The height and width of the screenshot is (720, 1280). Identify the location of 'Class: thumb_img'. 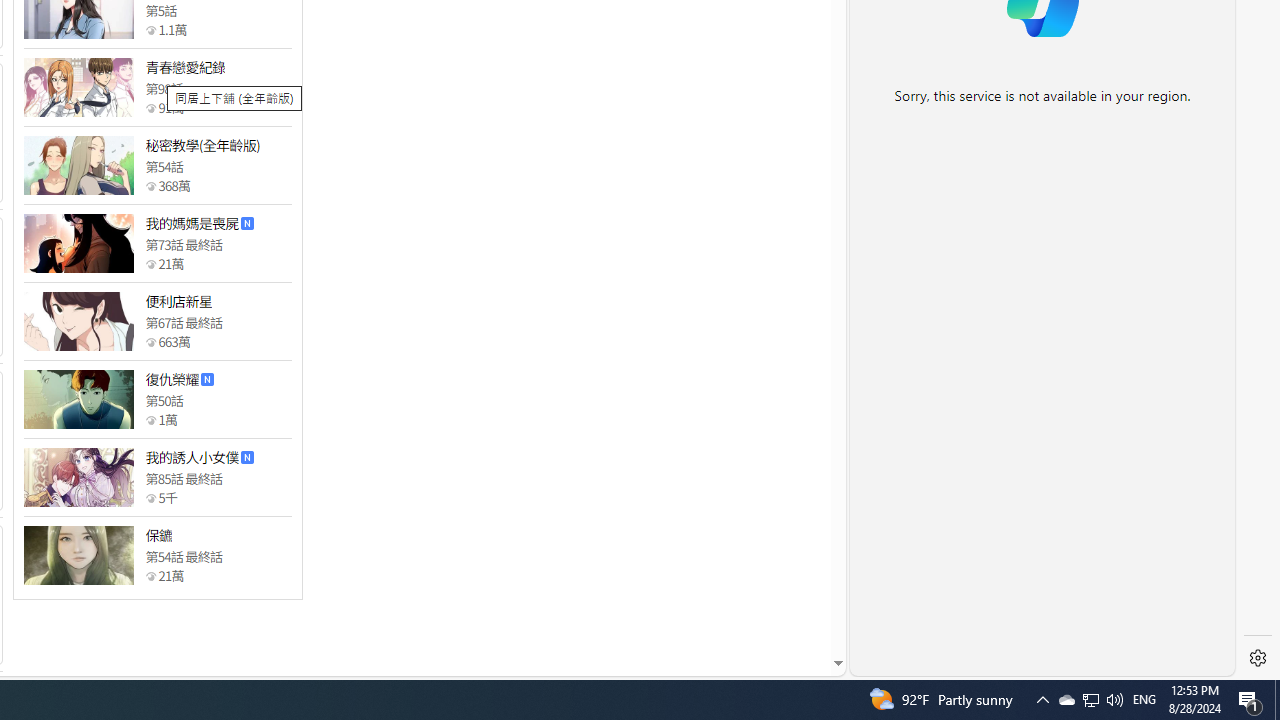
(78, 555).